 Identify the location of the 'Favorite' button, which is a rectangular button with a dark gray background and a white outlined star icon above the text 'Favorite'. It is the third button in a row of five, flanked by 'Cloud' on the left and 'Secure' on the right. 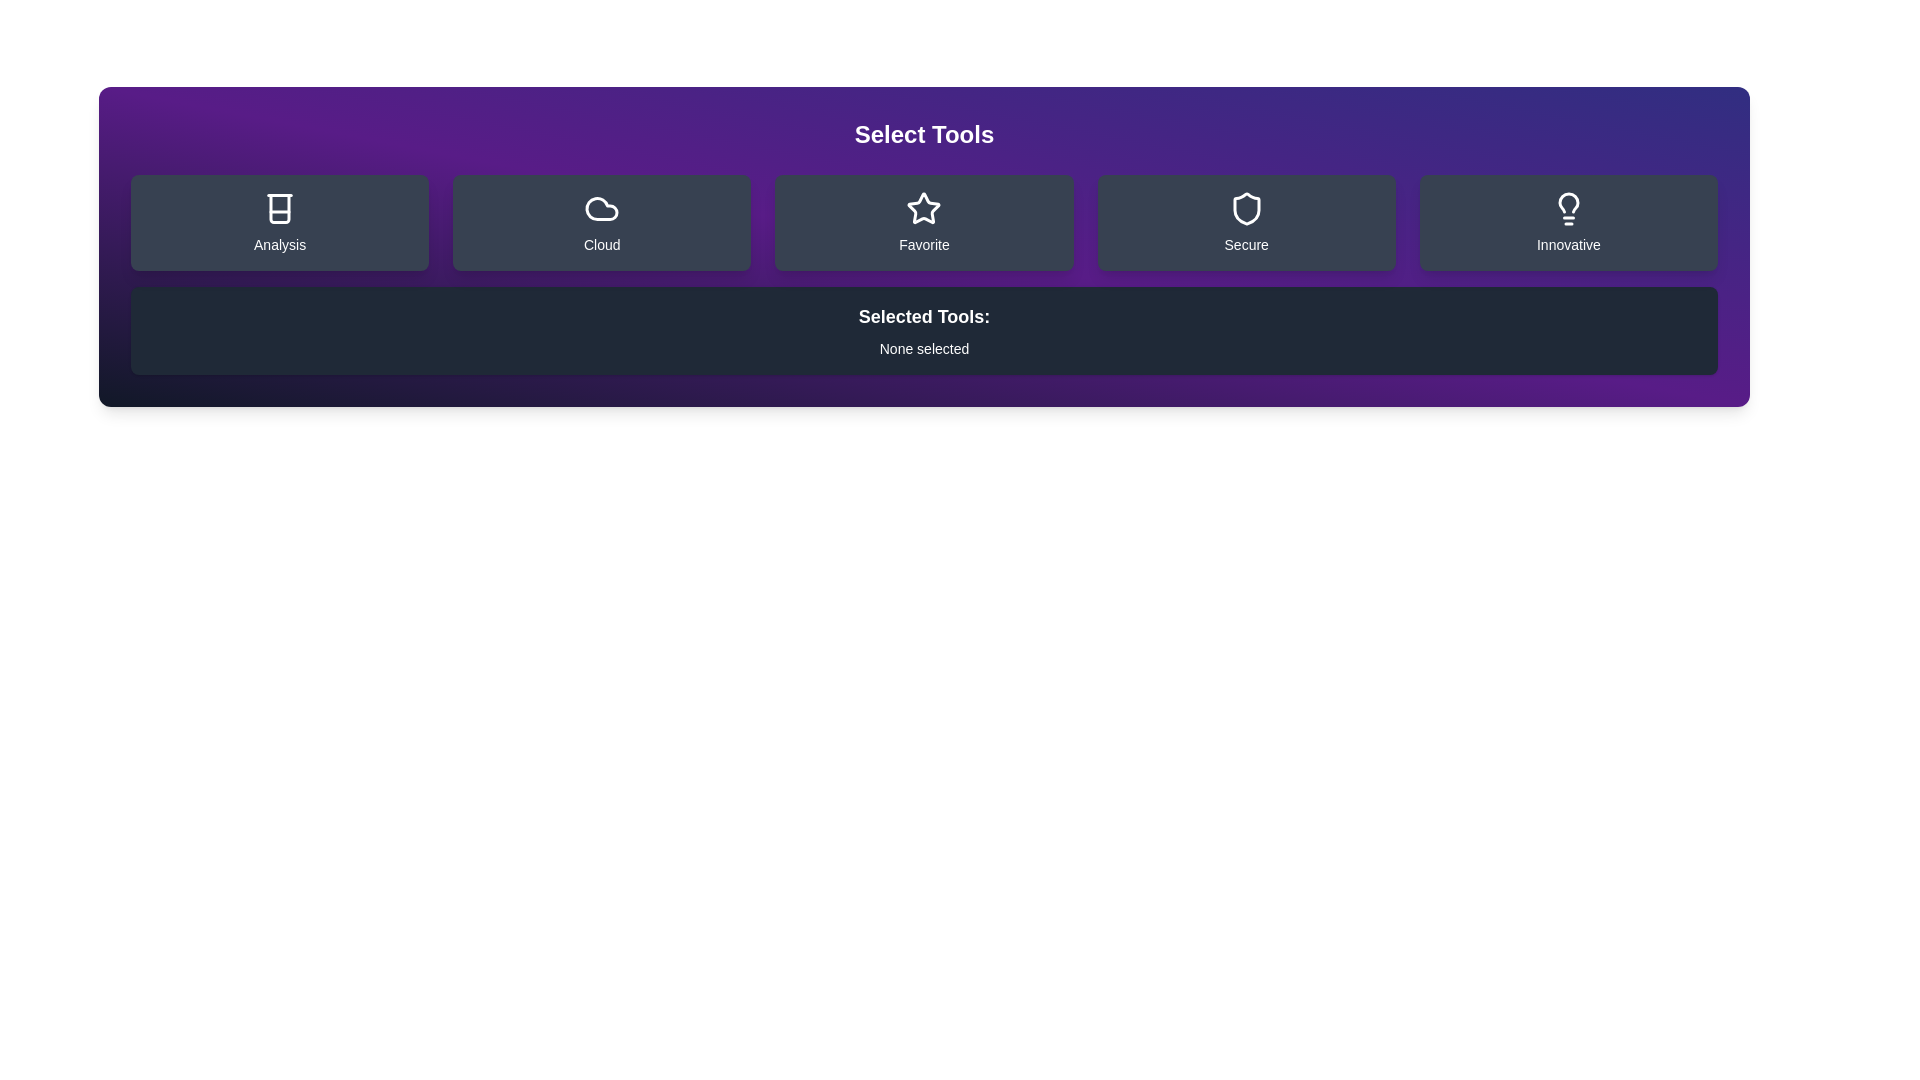
(923, 223).